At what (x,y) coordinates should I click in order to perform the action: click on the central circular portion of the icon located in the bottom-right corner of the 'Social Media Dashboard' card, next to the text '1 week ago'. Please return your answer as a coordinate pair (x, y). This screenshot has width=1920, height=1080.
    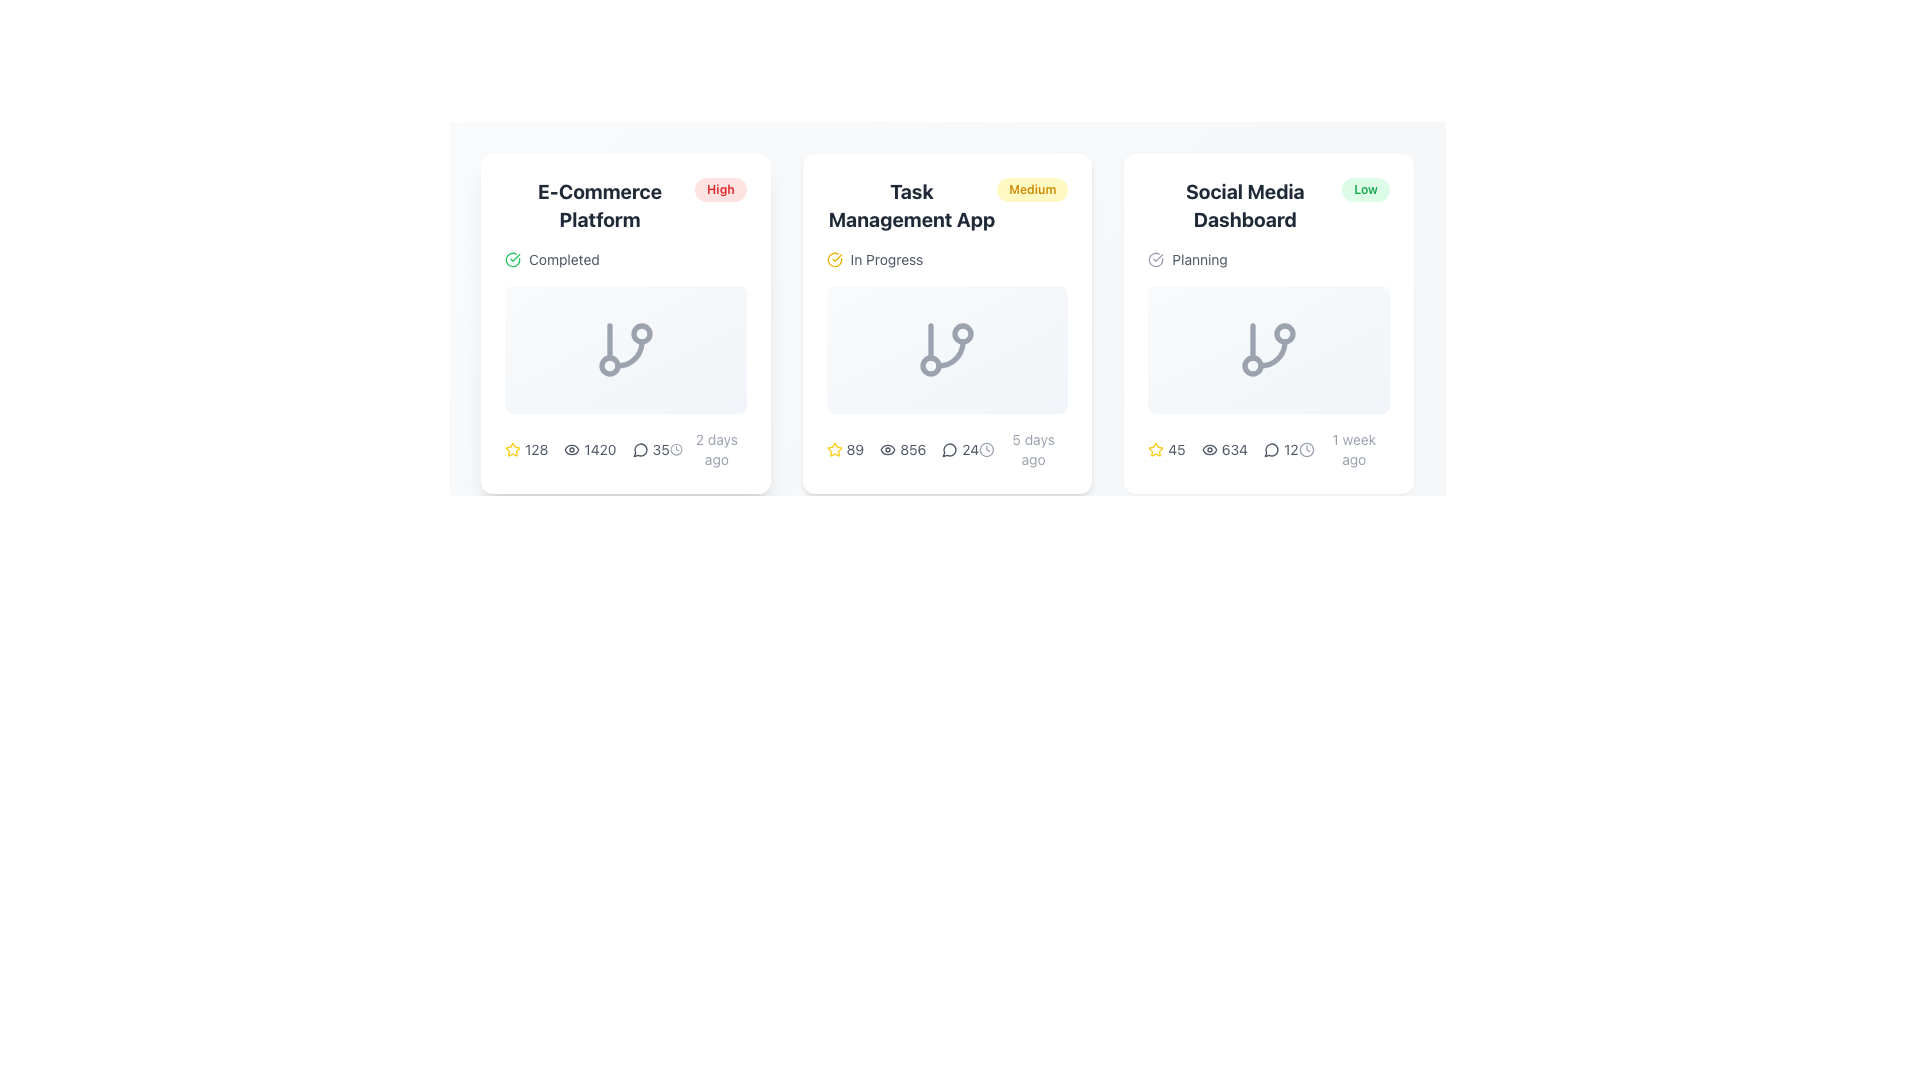
    Looking at the image, I should click on (1306, 450).